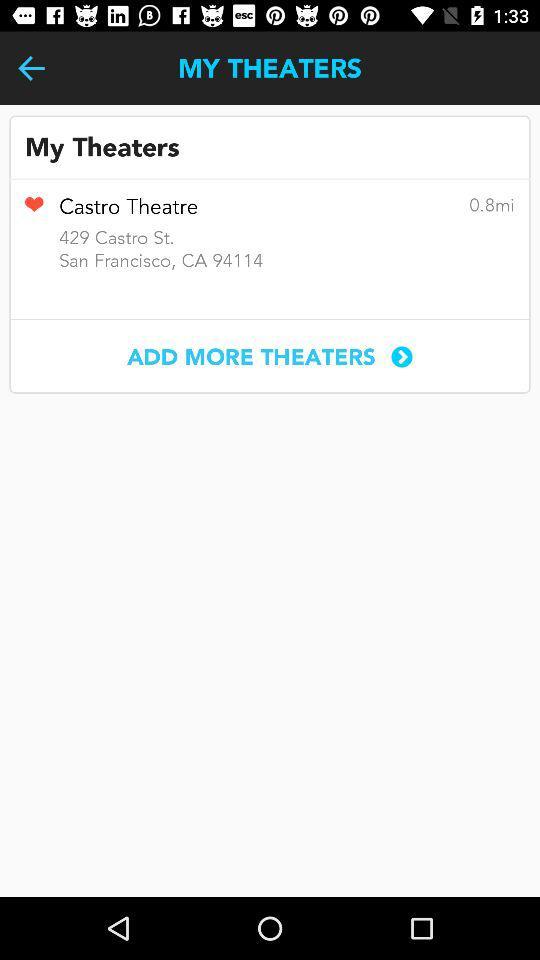 Image resolution: width=540 pixels, height=960 pixels. I want to click on previous page, so click(30, 68).